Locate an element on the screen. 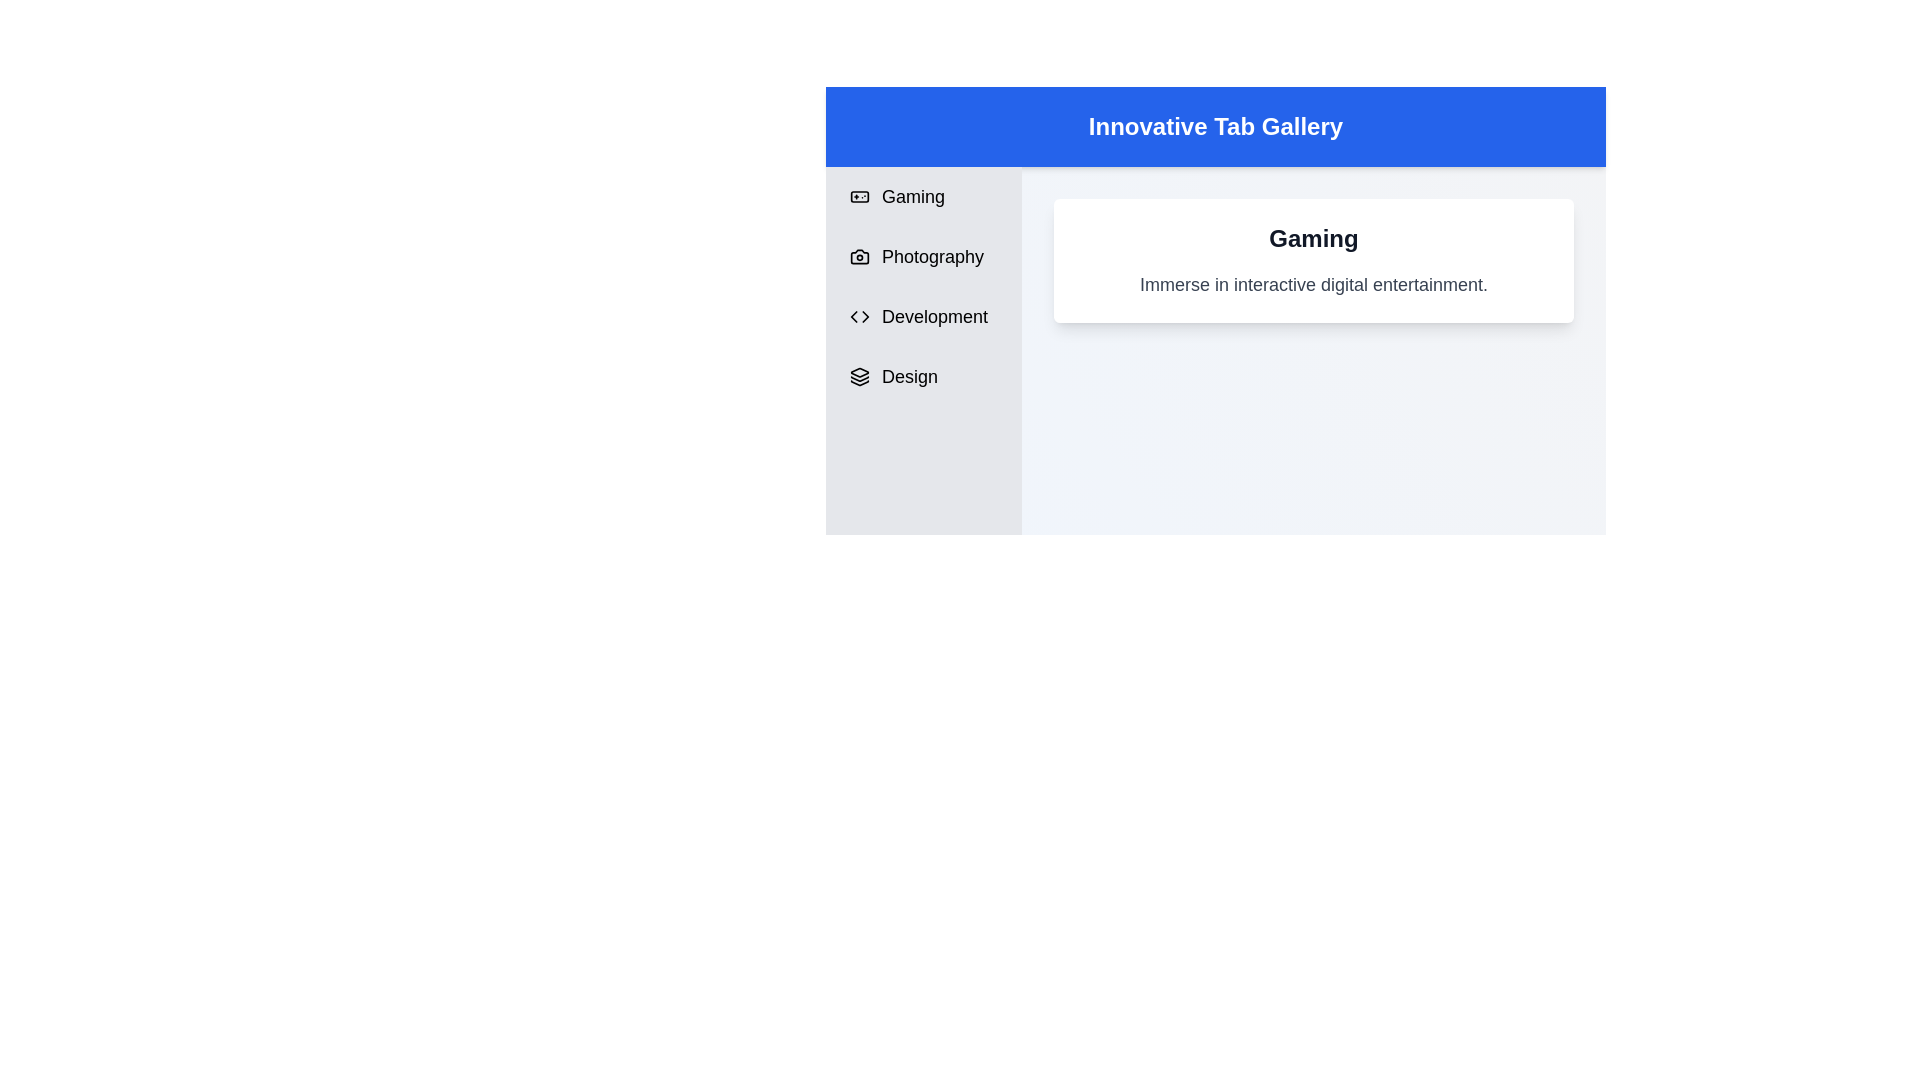 The width and height of the screenshot is (1920, 1080). the tab labeled Design to switch content is located at coordinates (922, 377).